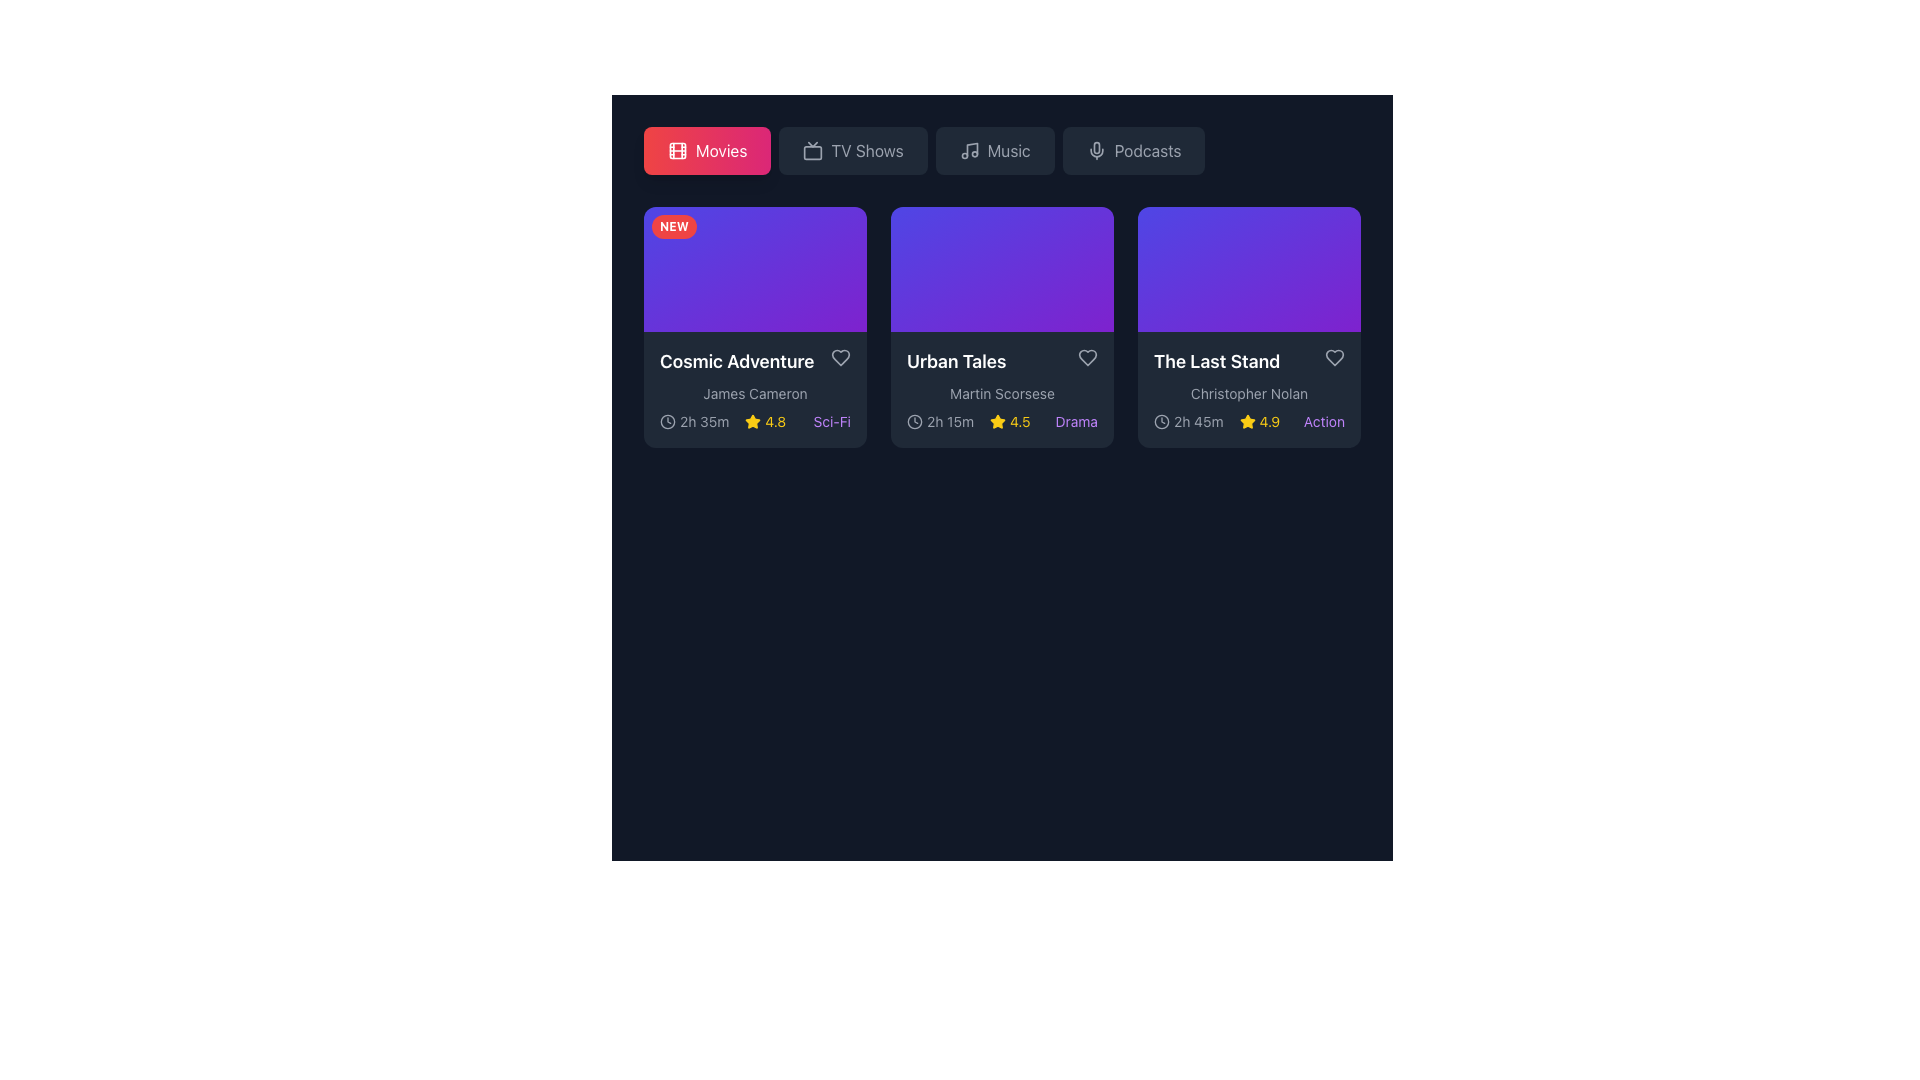  I want to click on the text label displaying '2h 45m' in gray font, which indicates the duration of the film 'The Last Stand' and is located to the right of a clock icon, so click(1198, 421).